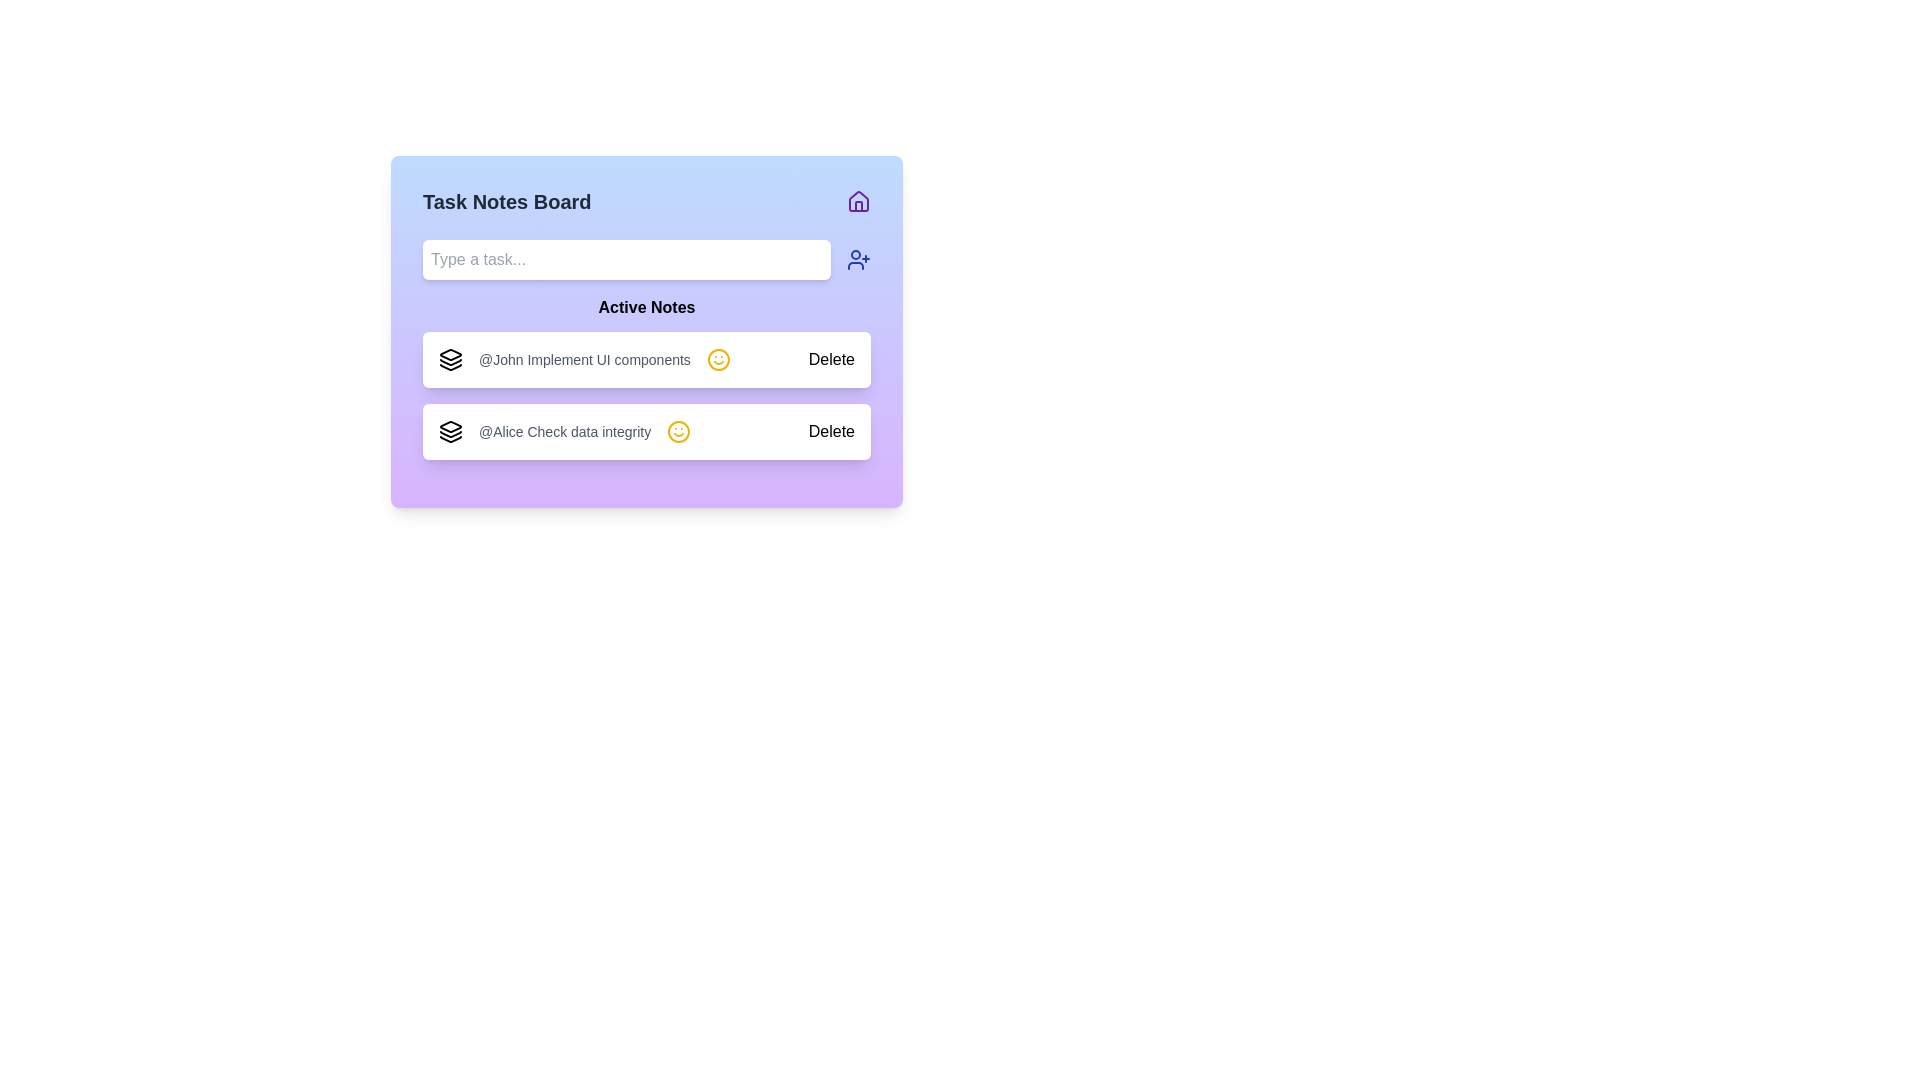 Image resolution: width=1920 pixels, height=1080 pixels. Describe the element at coordinates (584, 358) in the screenshot. I see `text content '@John Implement UI components' from the Text label located in the 'Active Notes' section of the task board` at that location.